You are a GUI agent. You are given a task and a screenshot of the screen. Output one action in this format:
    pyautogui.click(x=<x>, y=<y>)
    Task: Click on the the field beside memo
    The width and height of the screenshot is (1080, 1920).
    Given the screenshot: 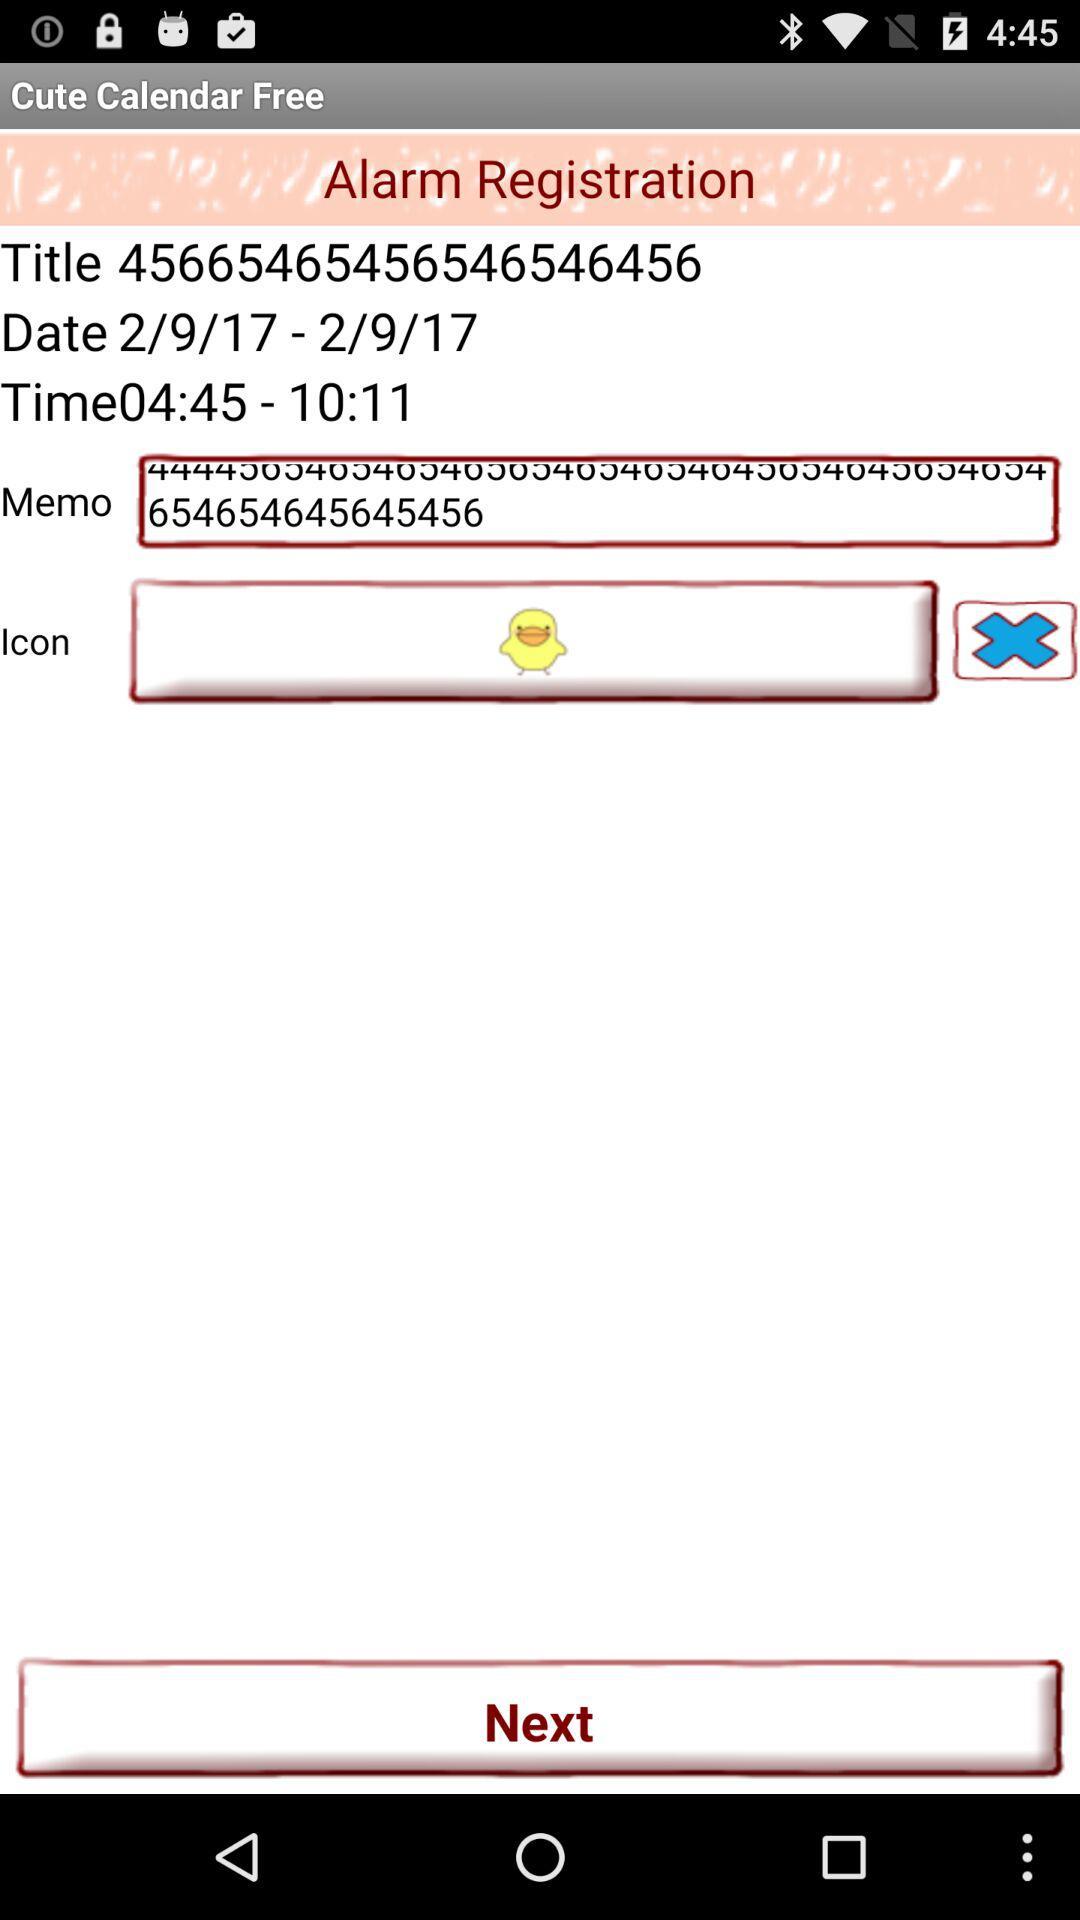 What is the action you would take?
    pyautogui.click(x=597, y=501)
    